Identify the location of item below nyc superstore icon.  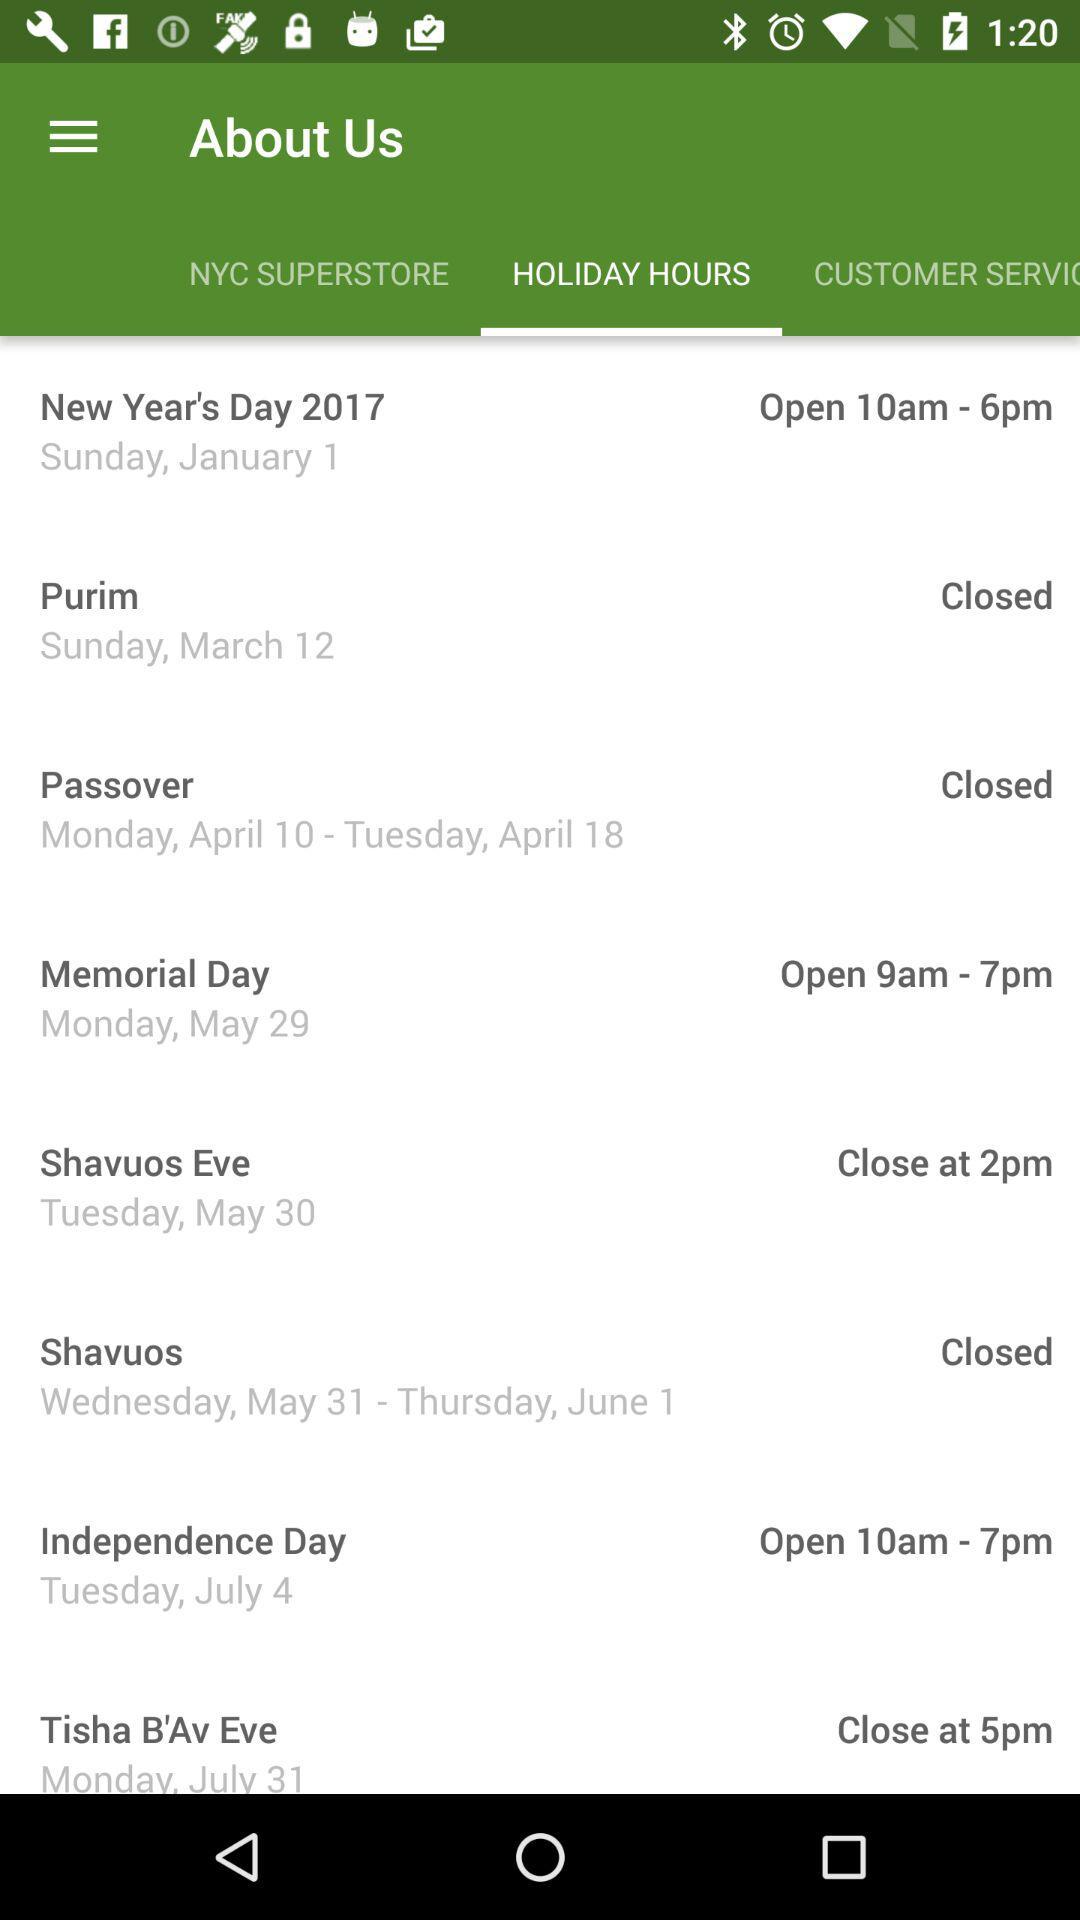
(205, 404).